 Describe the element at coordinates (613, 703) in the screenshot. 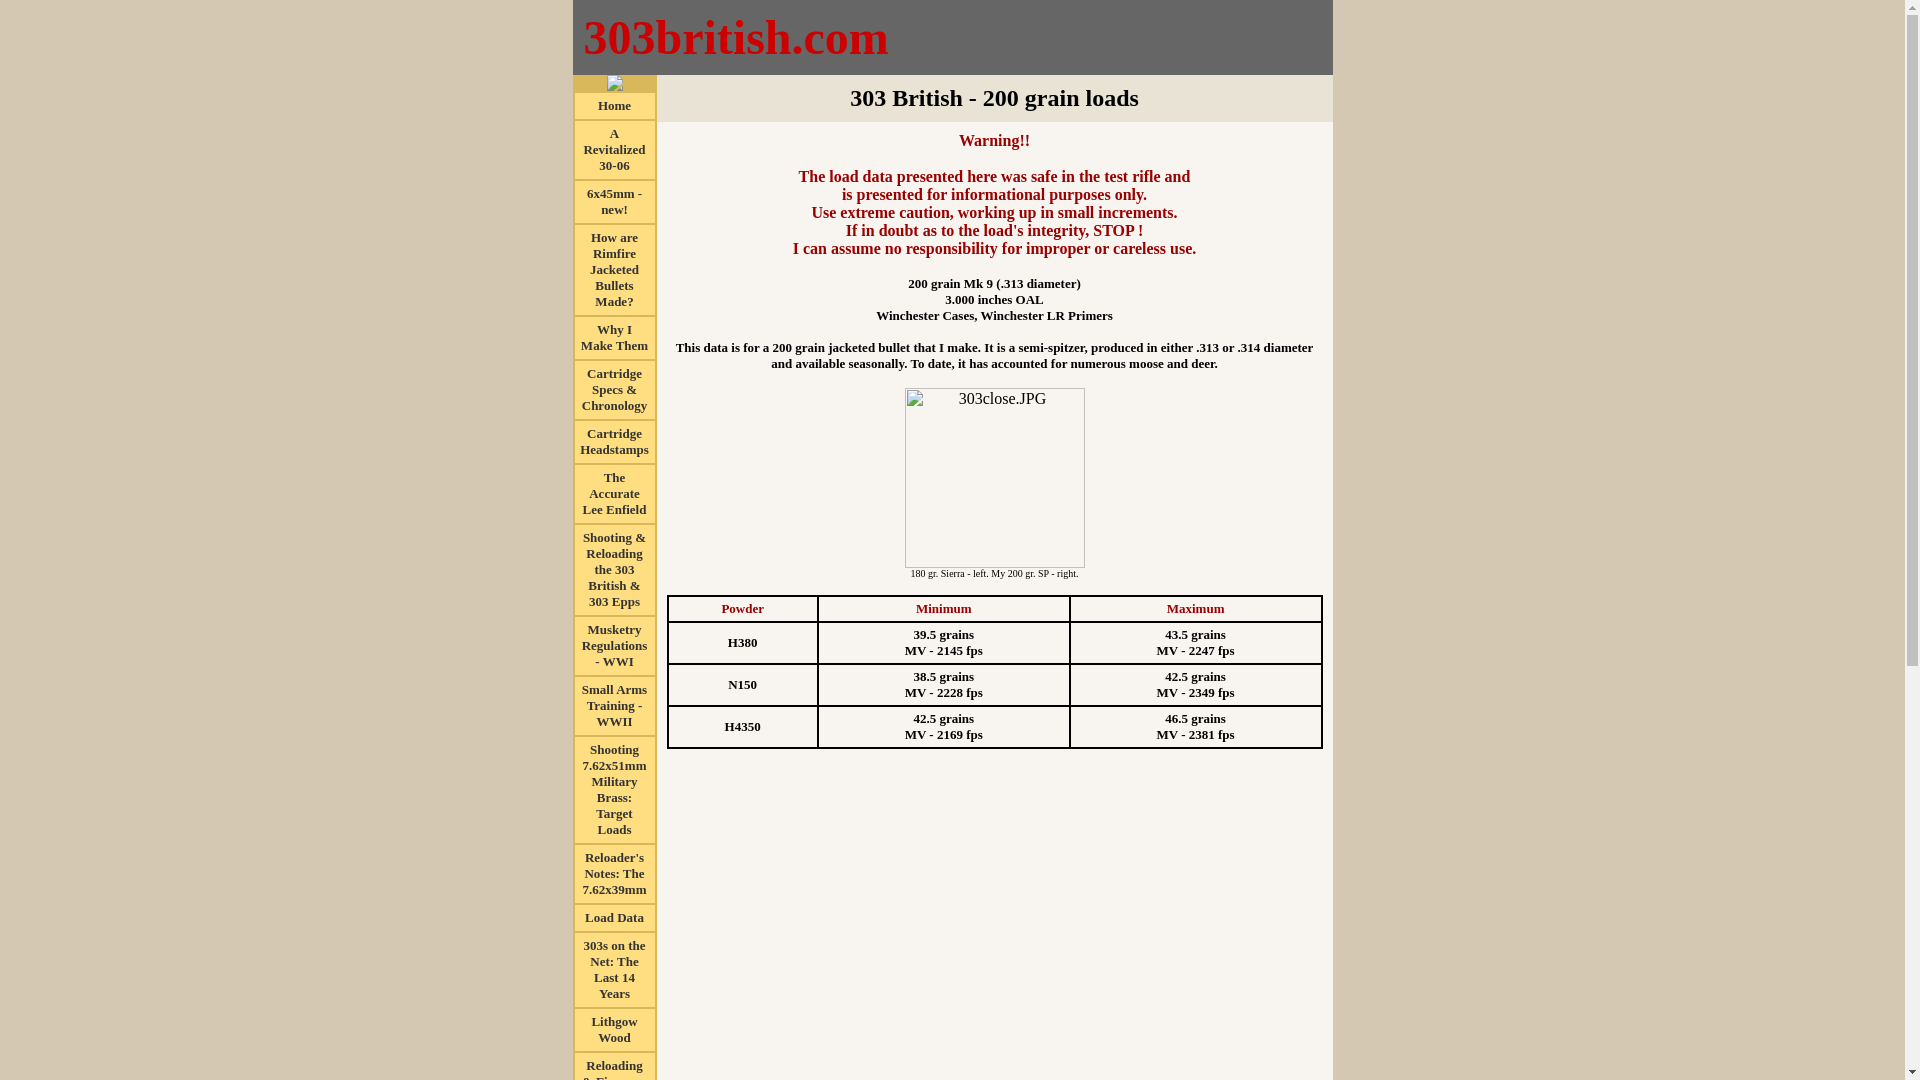

I see `'Small Arms Training - WWII'` at that location.